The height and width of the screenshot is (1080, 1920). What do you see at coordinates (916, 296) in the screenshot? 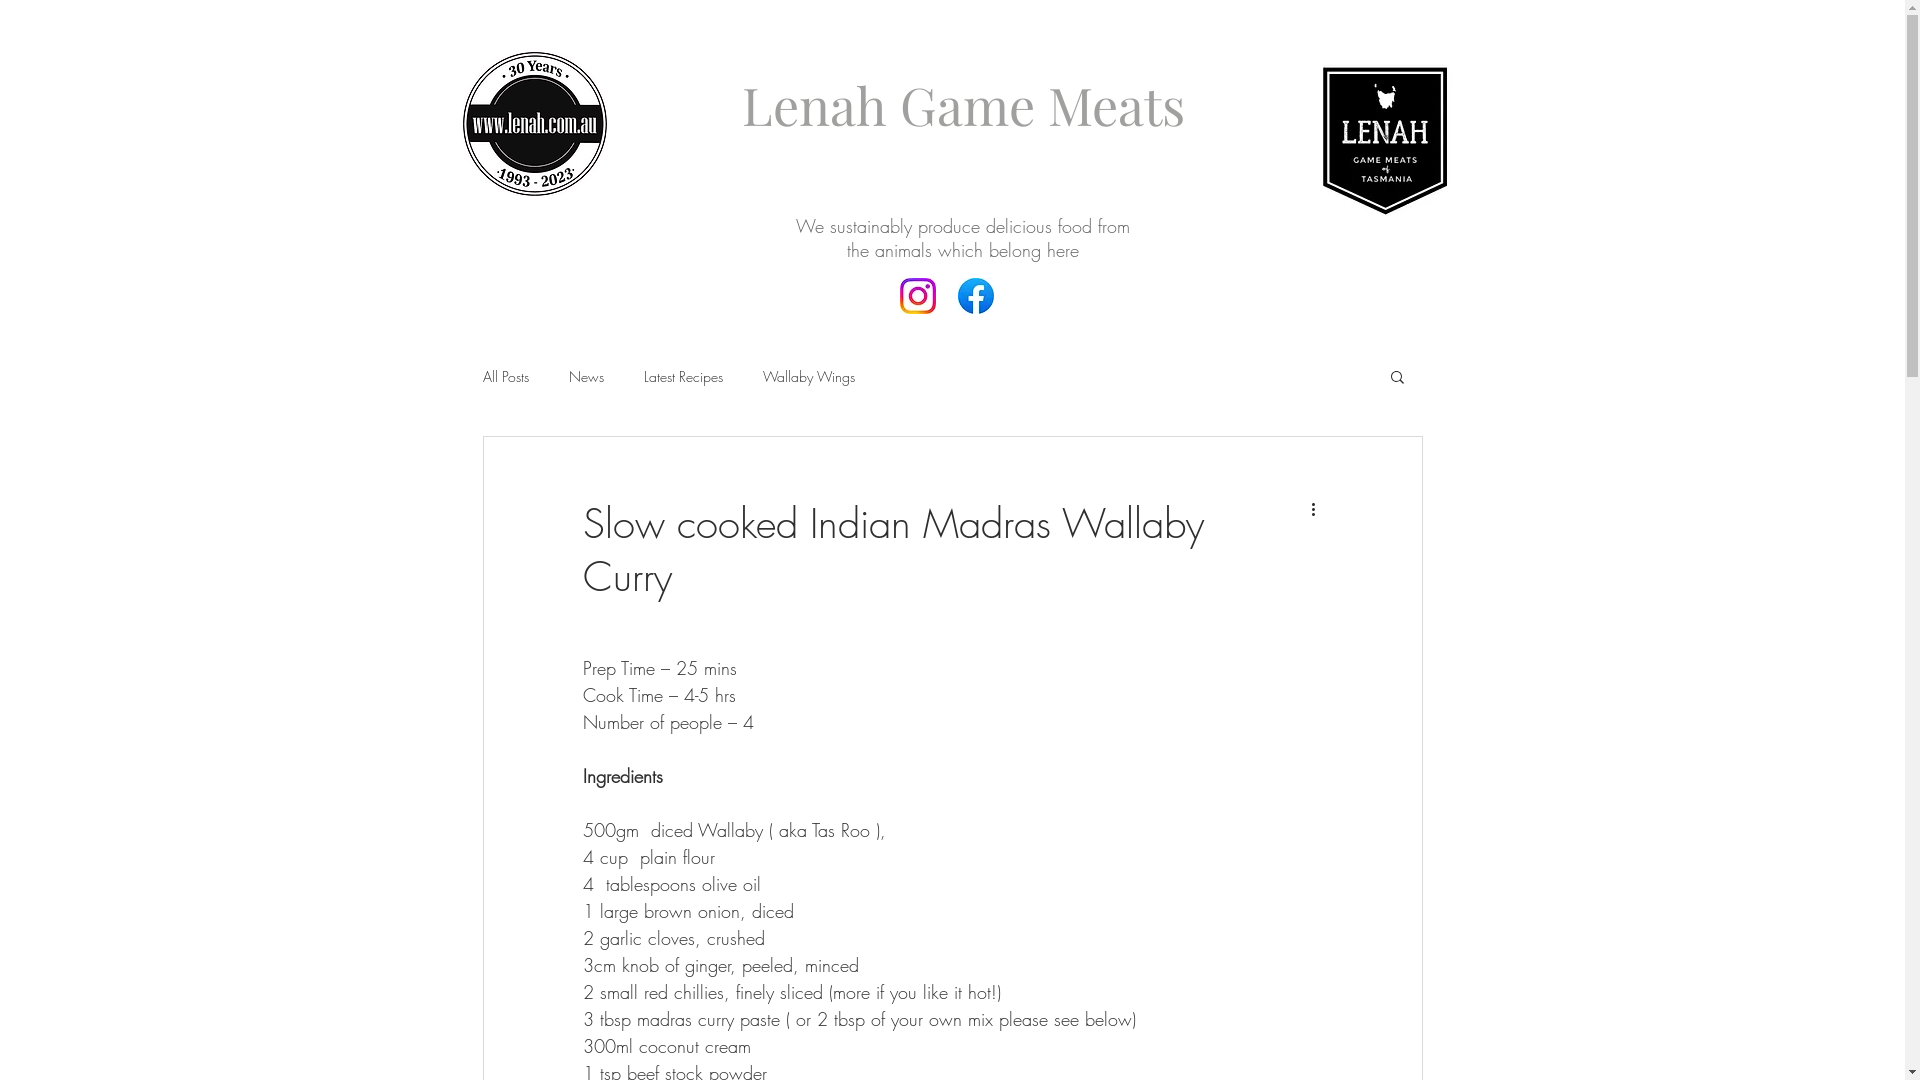
I see `'Facebook'` at bounding box center [916, 296].